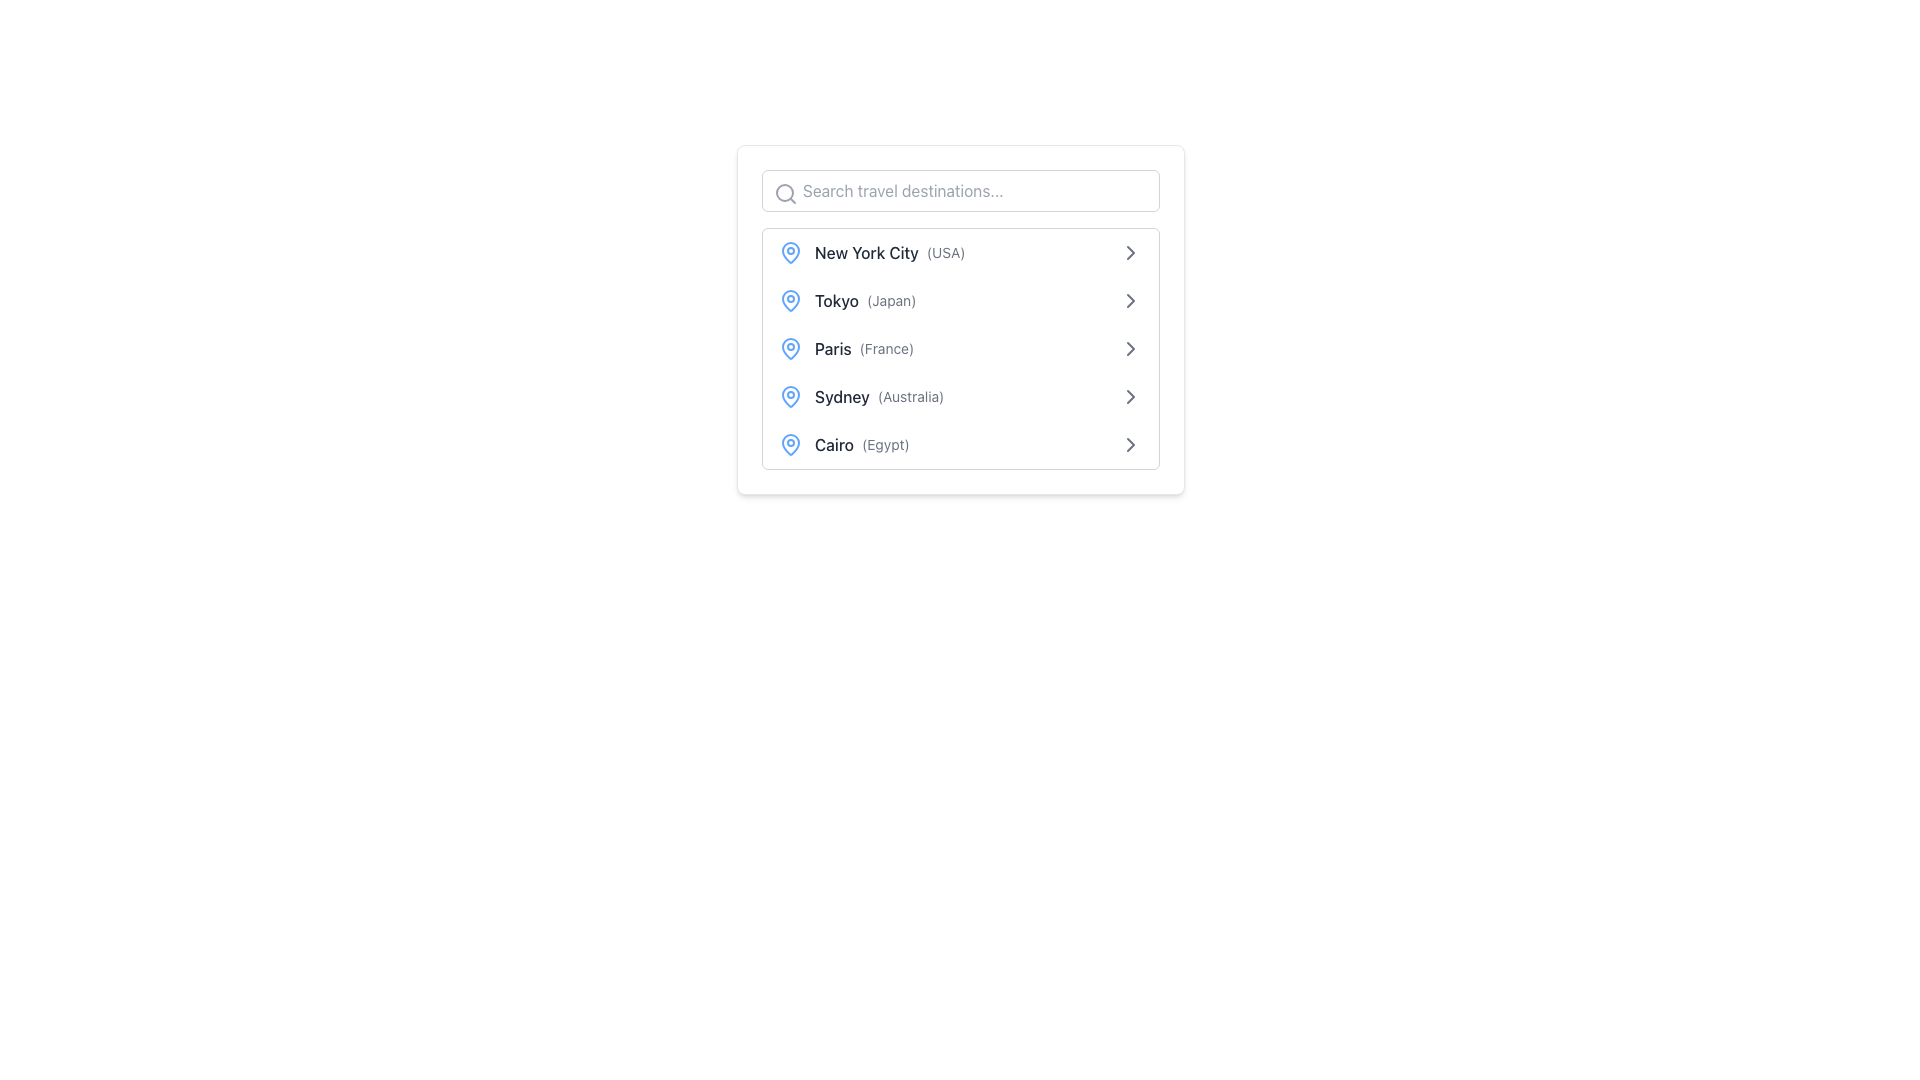  I want to click on the text label displaying 'Paris (France)', so click(846, 347).